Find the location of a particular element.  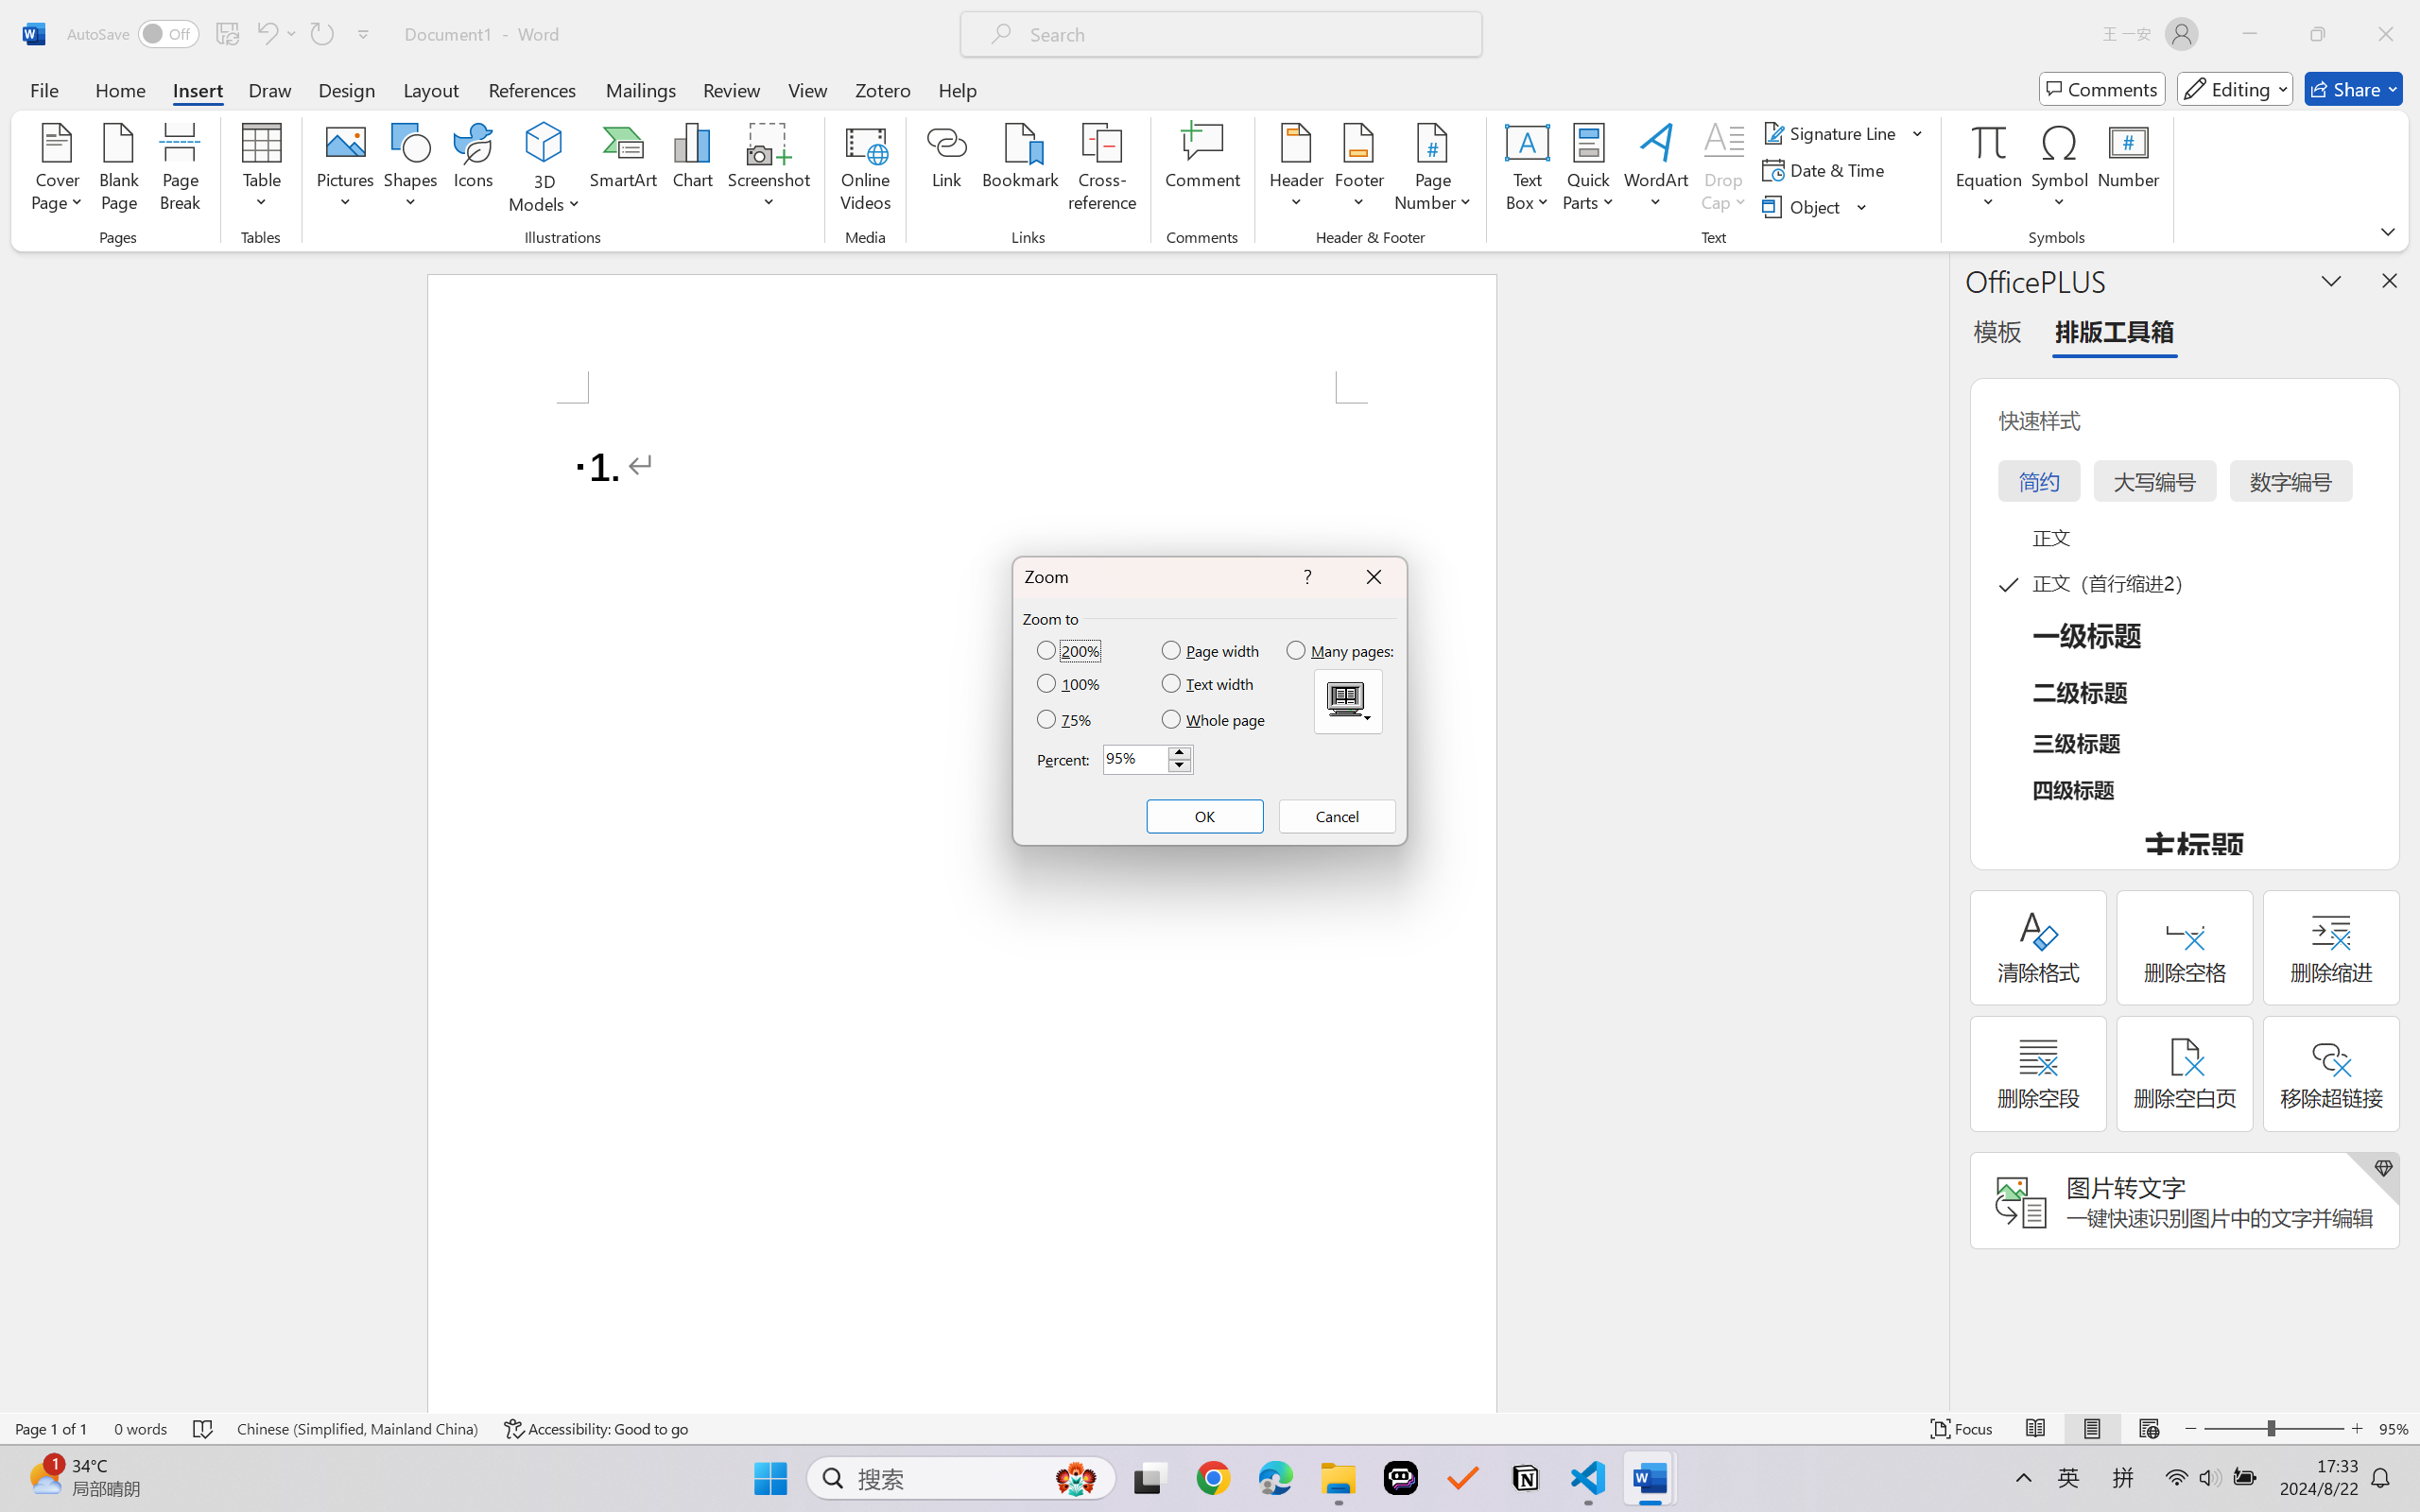

'Page width' is located at coordinates (1211, 649).